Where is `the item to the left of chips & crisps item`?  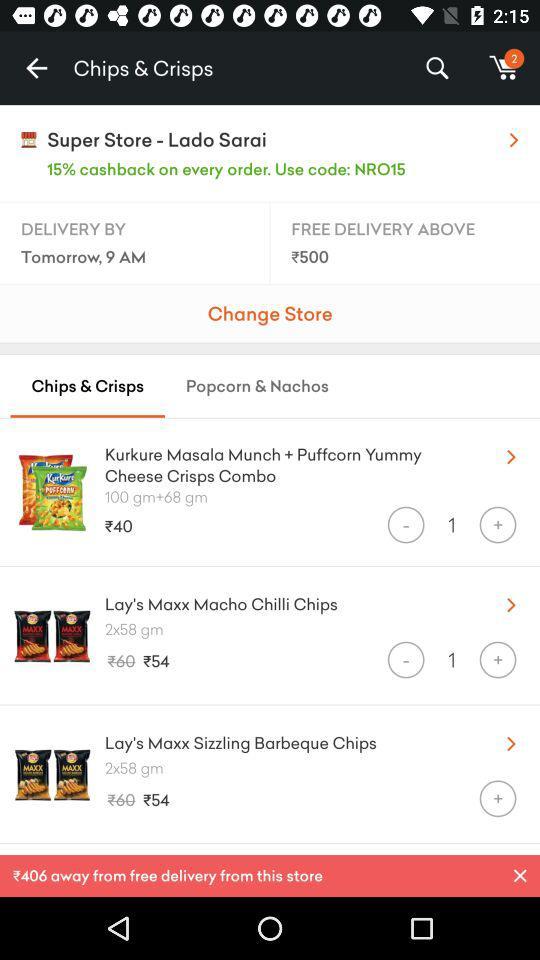 the item to the left of chips & crisps item is located at coordinates (36, 68).